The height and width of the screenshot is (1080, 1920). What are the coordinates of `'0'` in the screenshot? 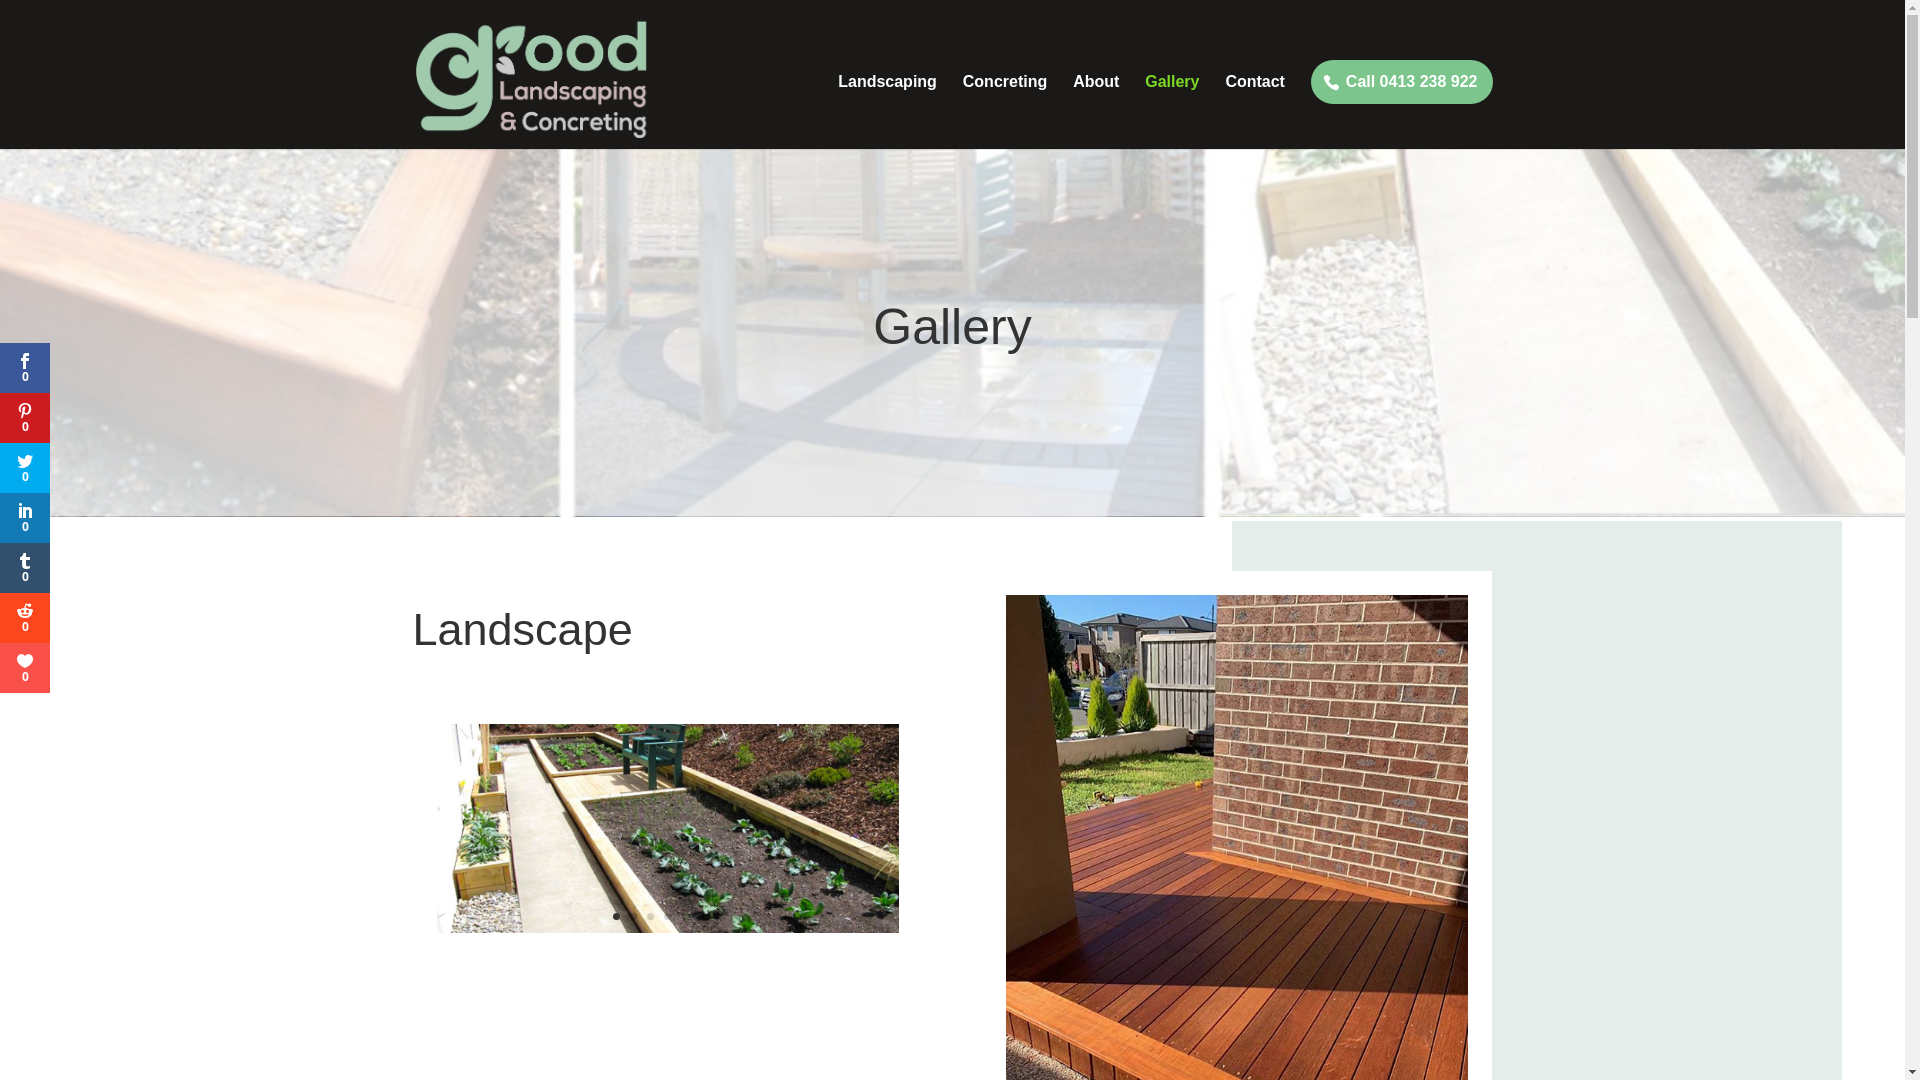 It's located at (0, 416).